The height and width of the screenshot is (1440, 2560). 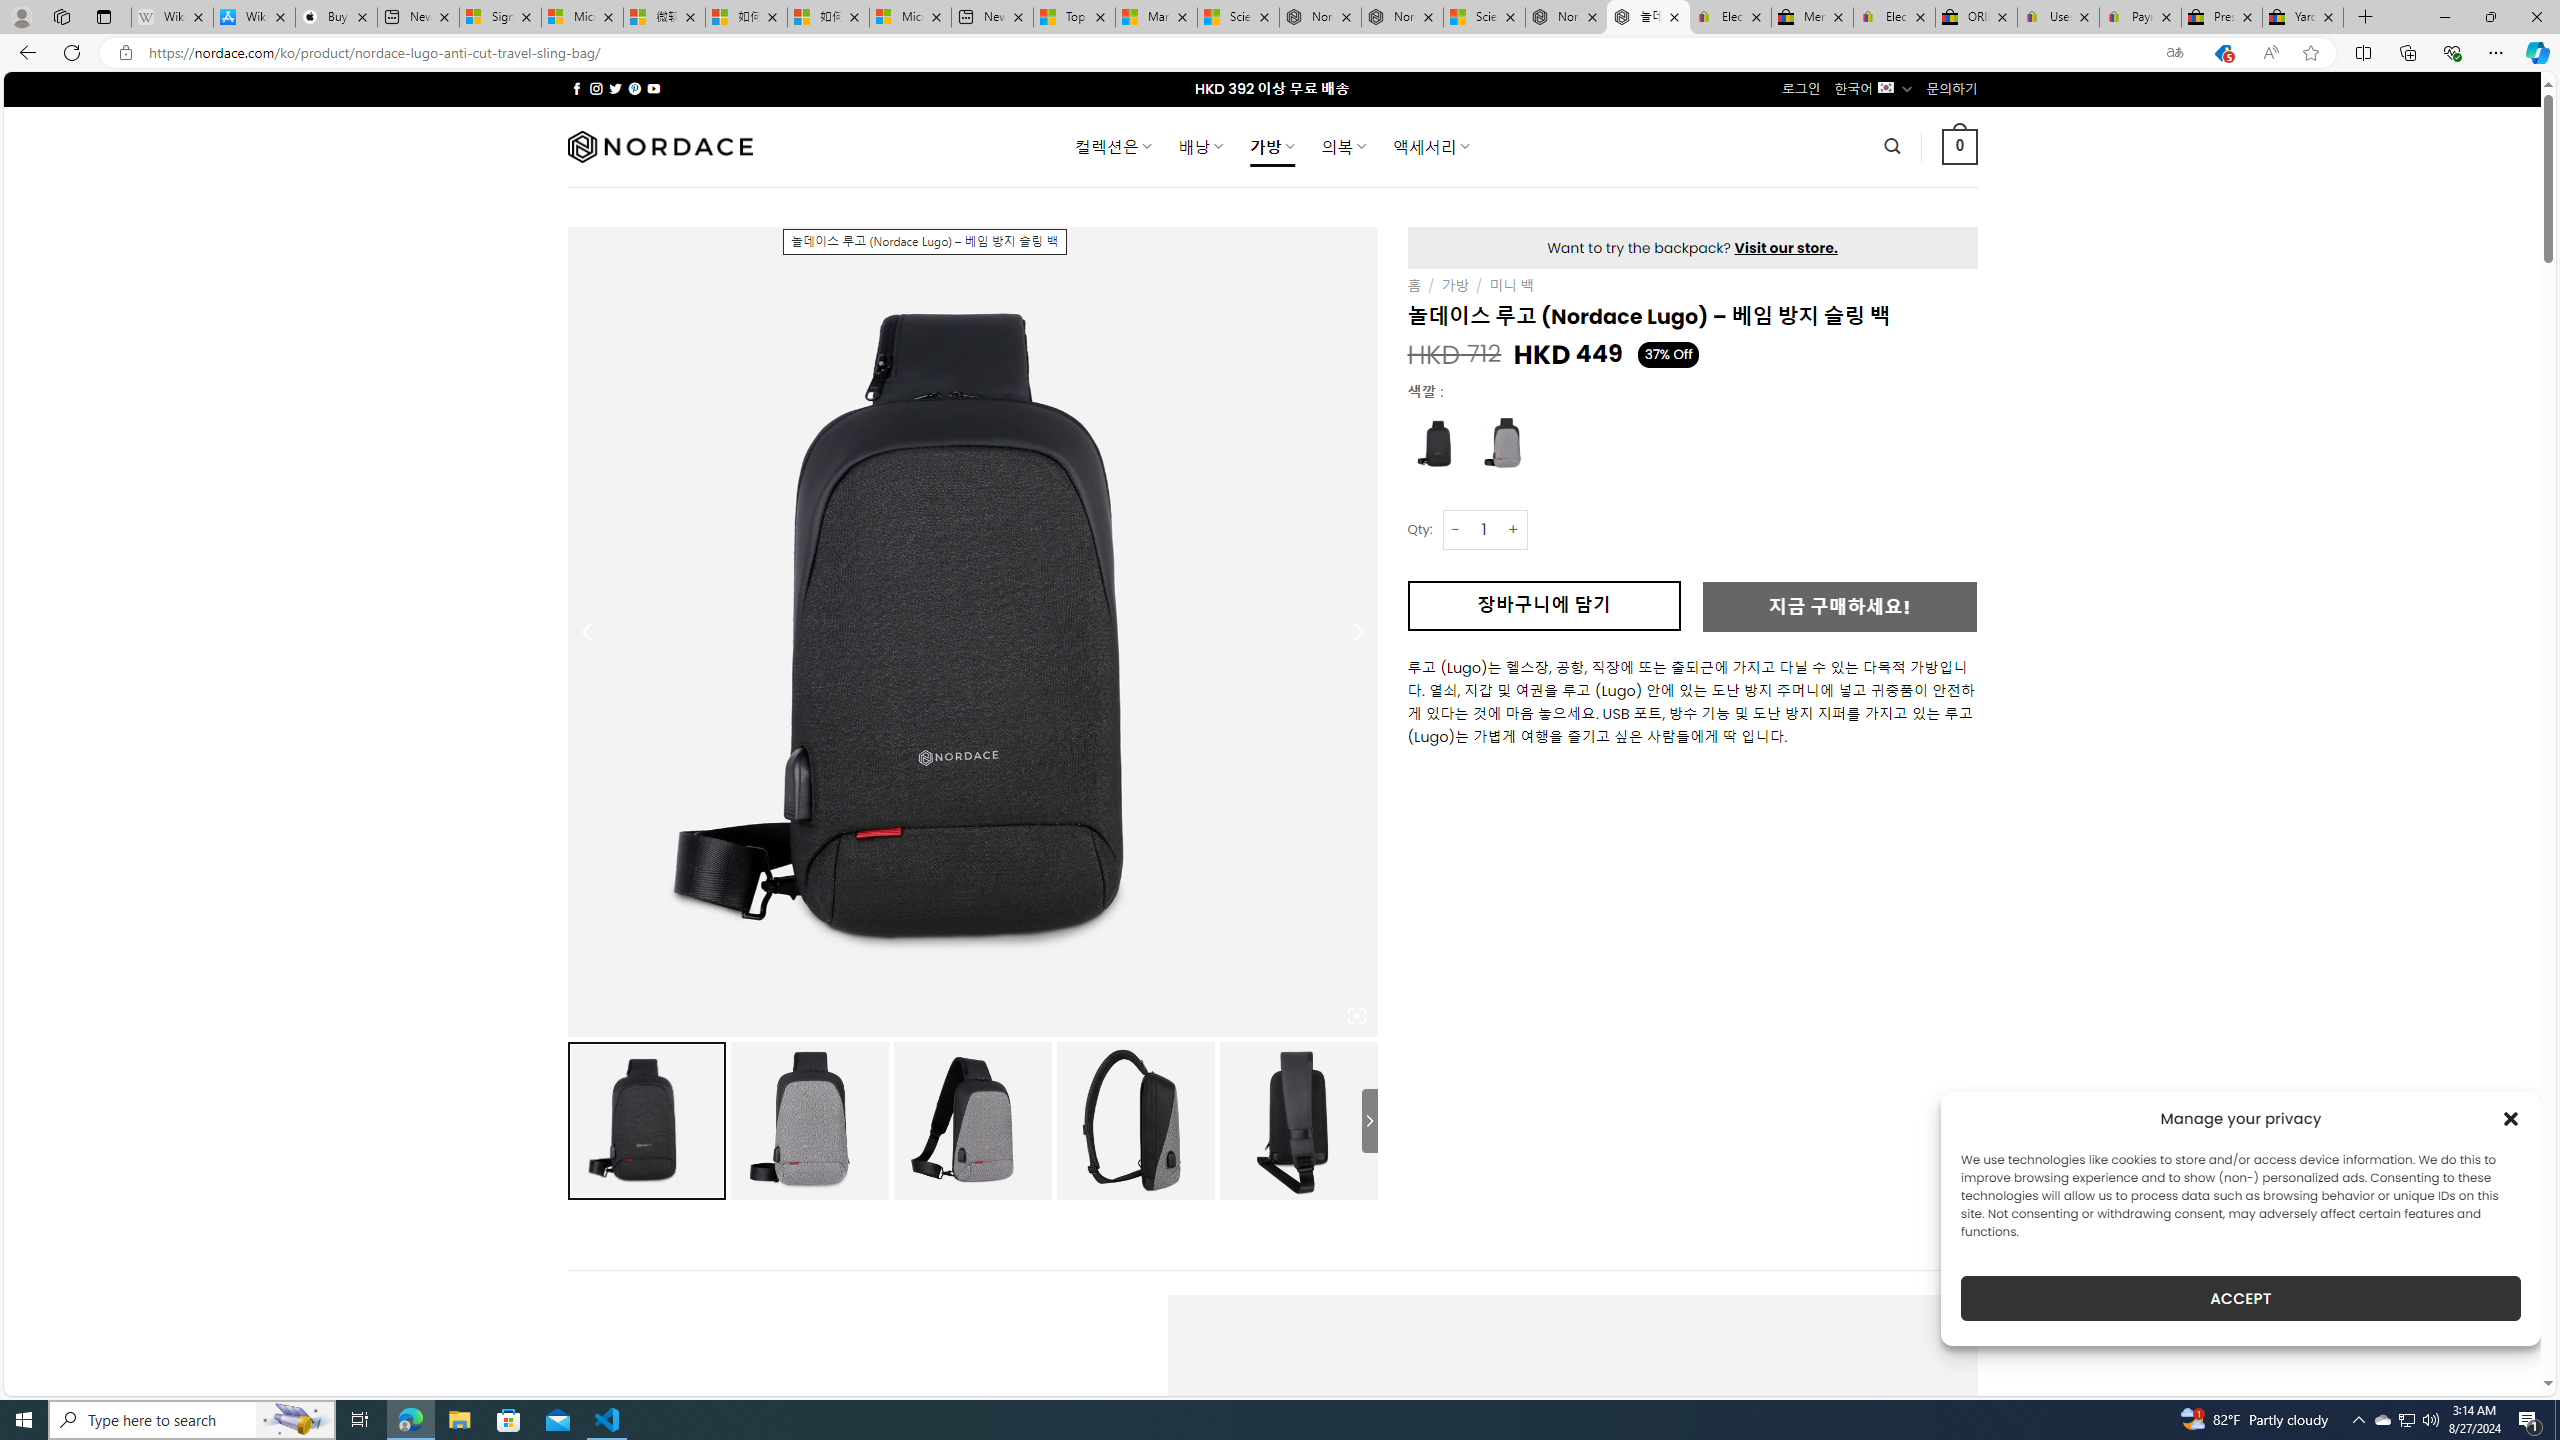 What do you see at coordinates (1513, 528) in the screenshot?
I see `'+'` at bounding box center [1513, 528].